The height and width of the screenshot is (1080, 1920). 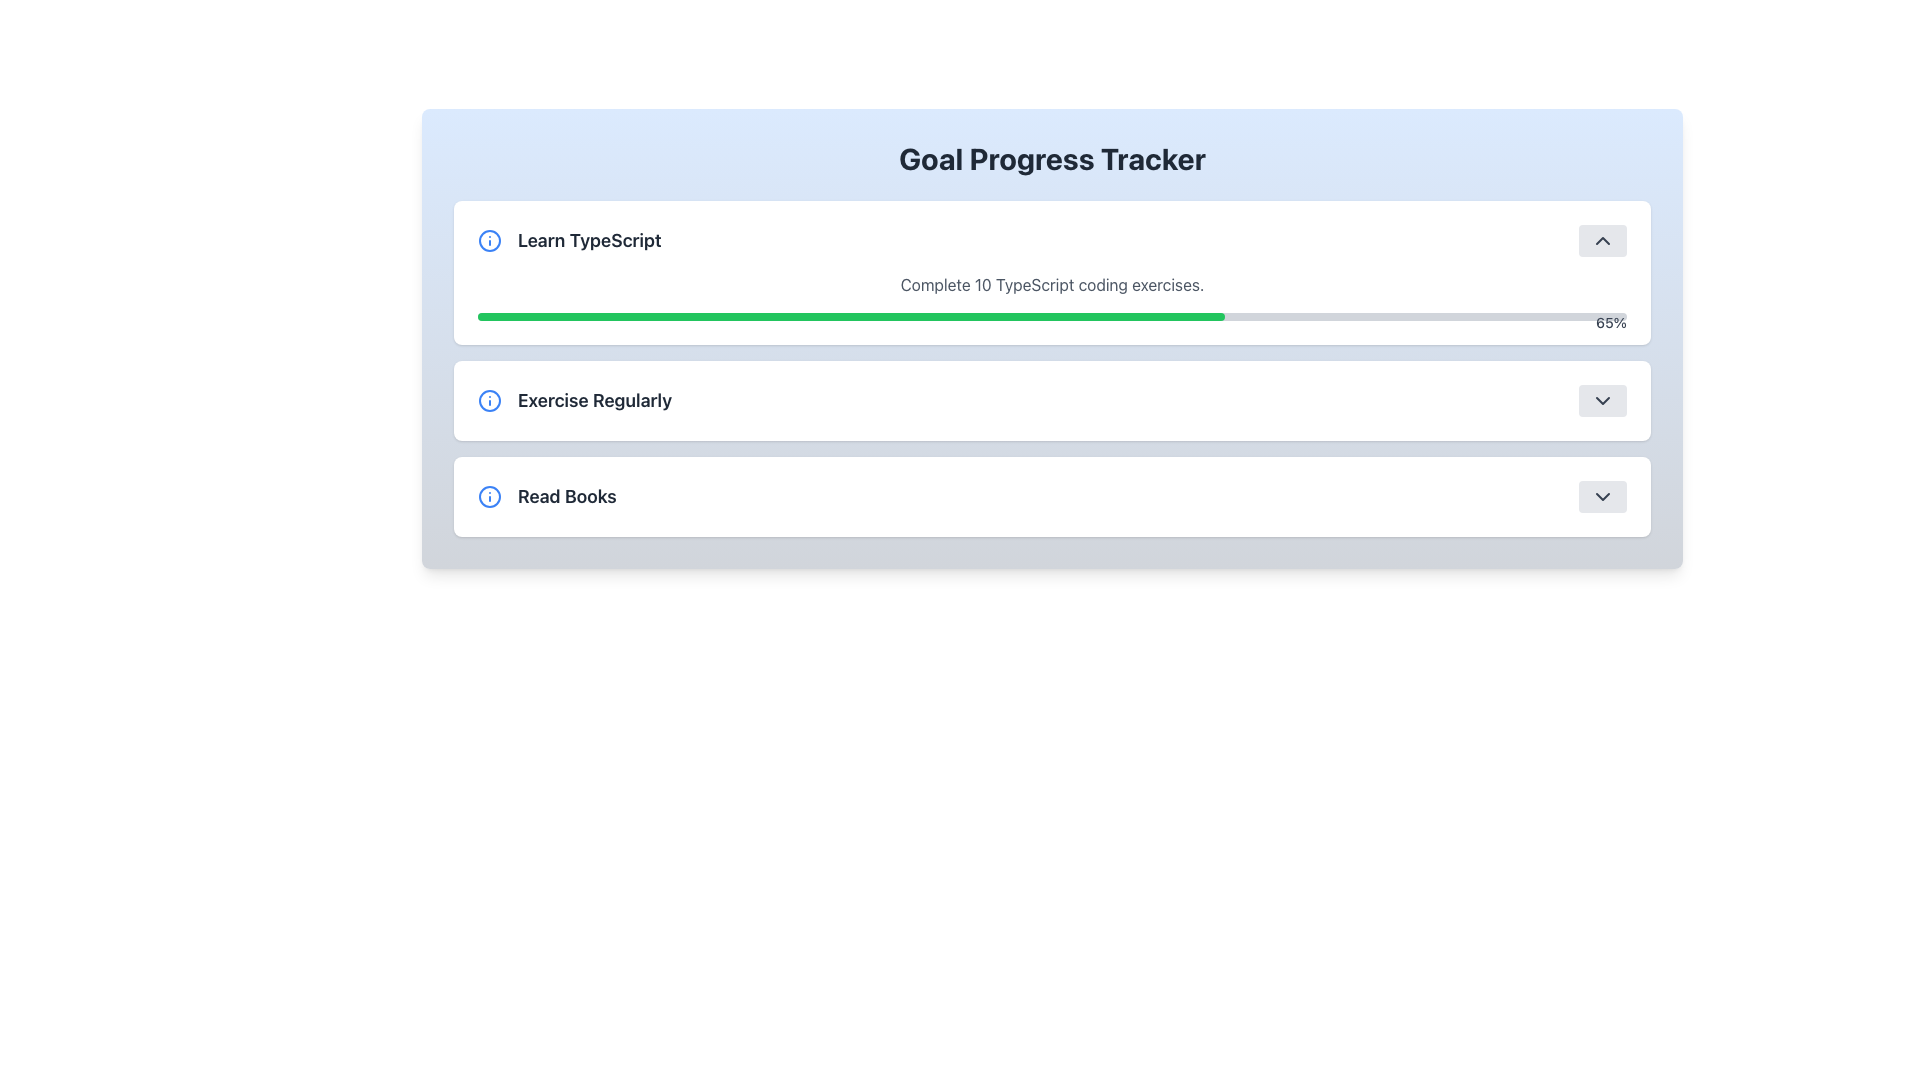 I want to click on the 'Read Books' label with an information icon in the 'Goal Progress Tracker' section, so click(x=547, y=496).